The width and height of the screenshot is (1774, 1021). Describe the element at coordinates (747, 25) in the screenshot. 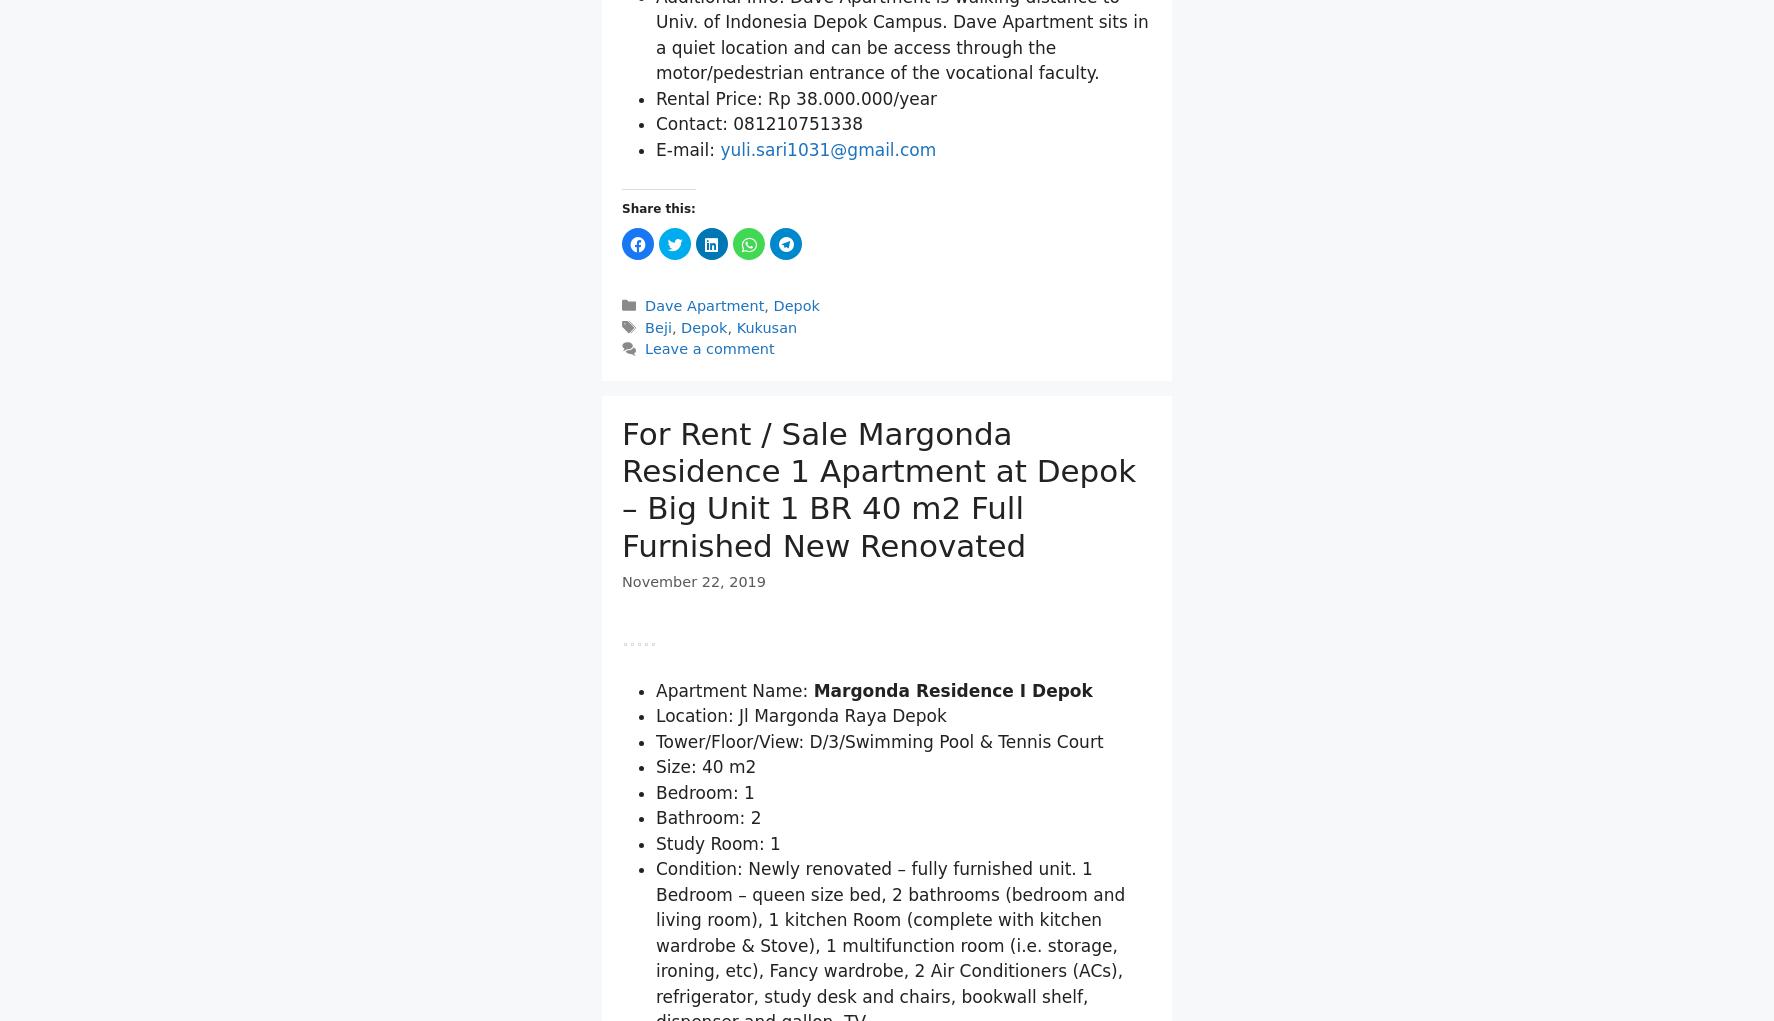

I see `'Meeting room'` at that location.